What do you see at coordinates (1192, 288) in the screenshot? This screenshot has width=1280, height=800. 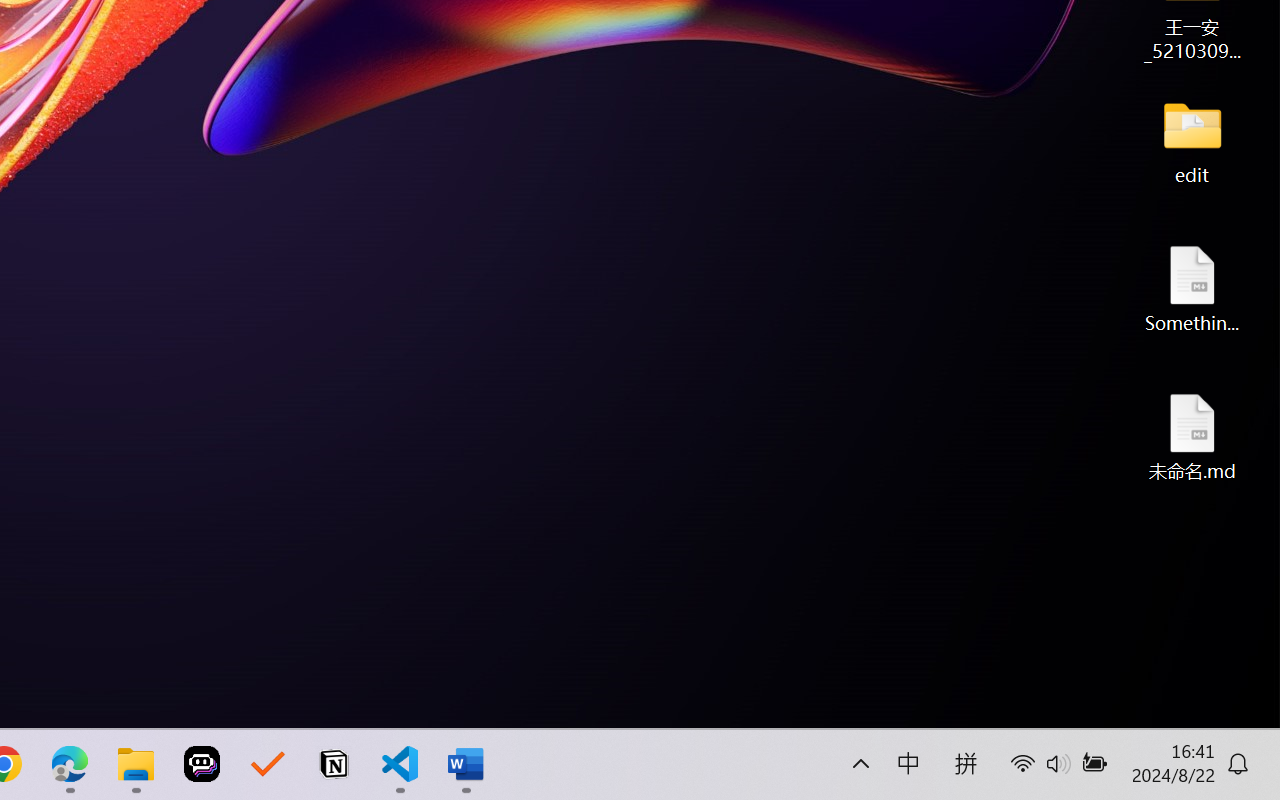 I see `'Something.md'` at bounding box center [1192, 288].